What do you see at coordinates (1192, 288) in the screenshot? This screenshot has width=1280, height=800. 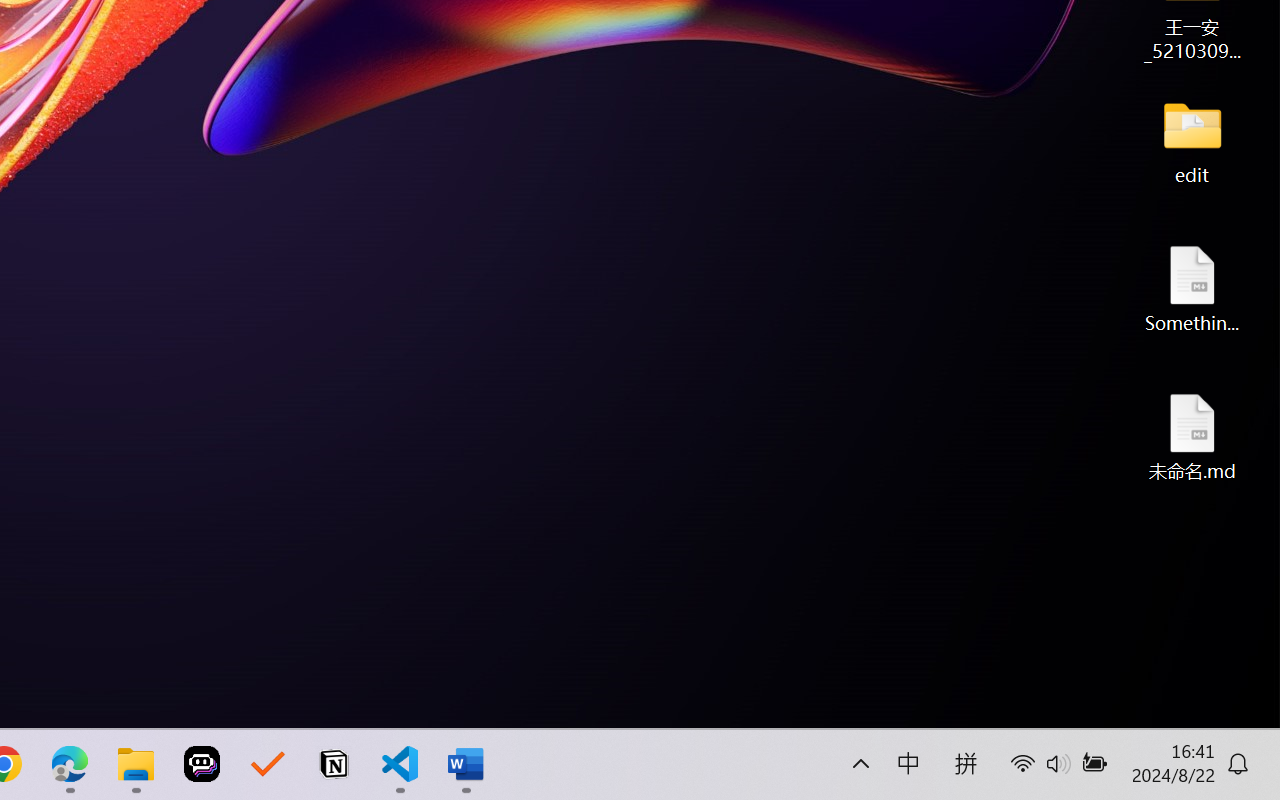 I see `'Something.md'` at bounding box center [1192, 288].